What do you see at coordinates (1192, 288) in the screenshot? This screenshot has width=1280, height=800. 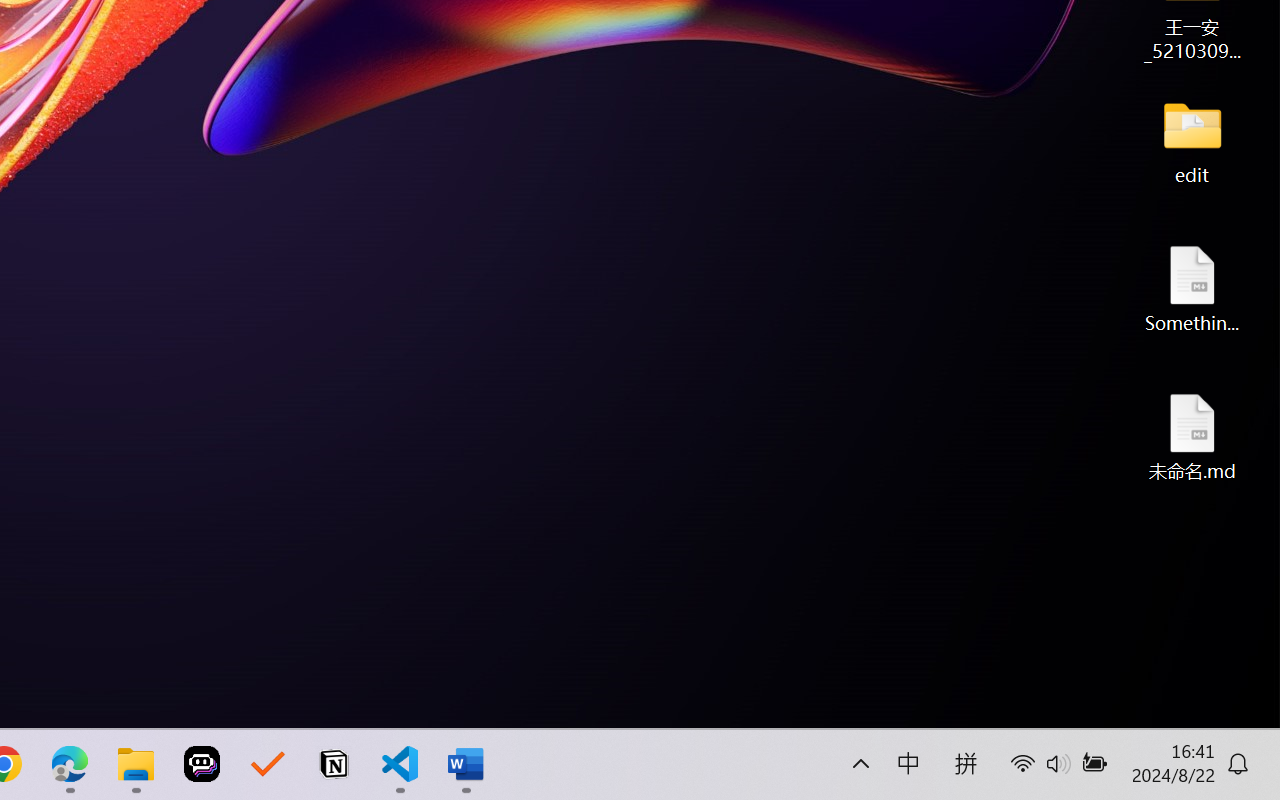 I see `'Something.md'` at bounding box center [1192, 288].